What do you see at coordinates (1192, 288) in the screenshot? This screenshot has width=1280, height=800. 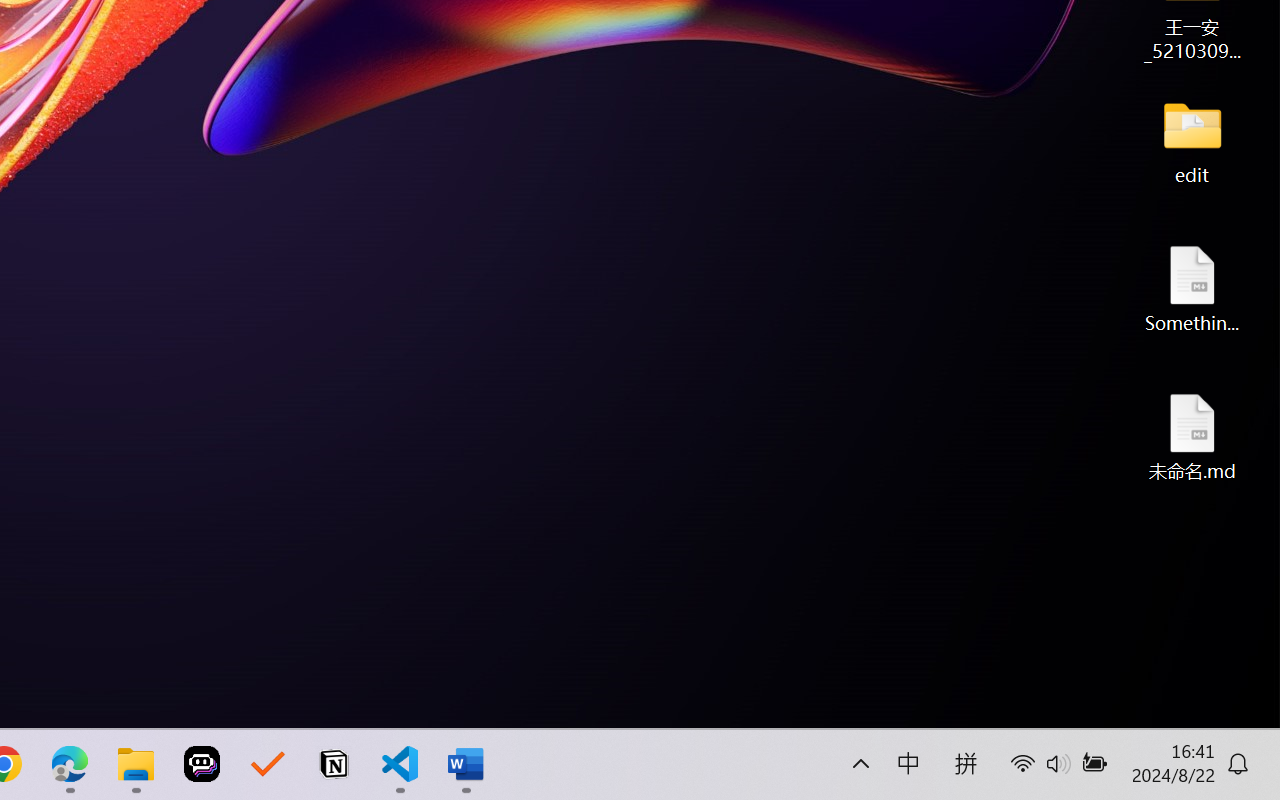 I see `'Something.md'` at bounding box center [1192, 288].